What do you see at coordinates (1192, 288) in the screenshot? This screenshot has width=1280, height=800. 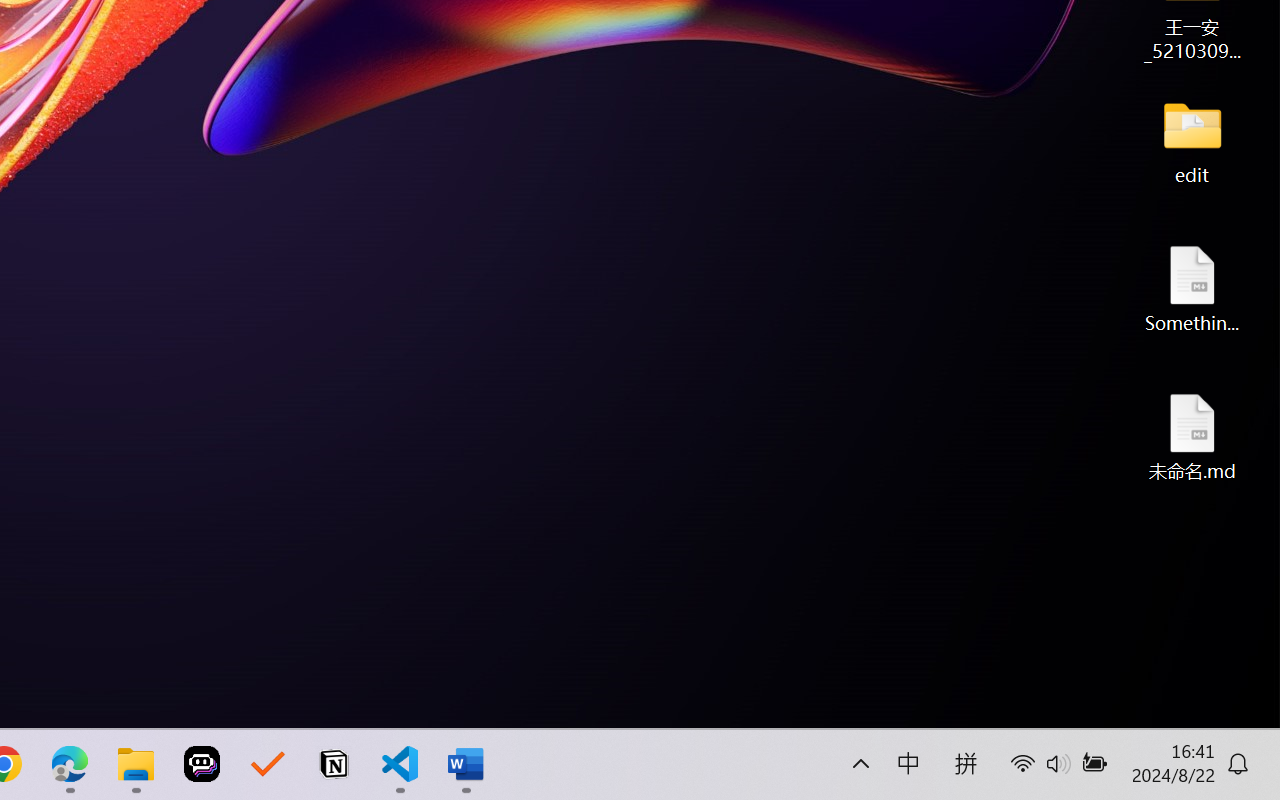 I see `'Something.md'` at bounding box center [1192, 288].